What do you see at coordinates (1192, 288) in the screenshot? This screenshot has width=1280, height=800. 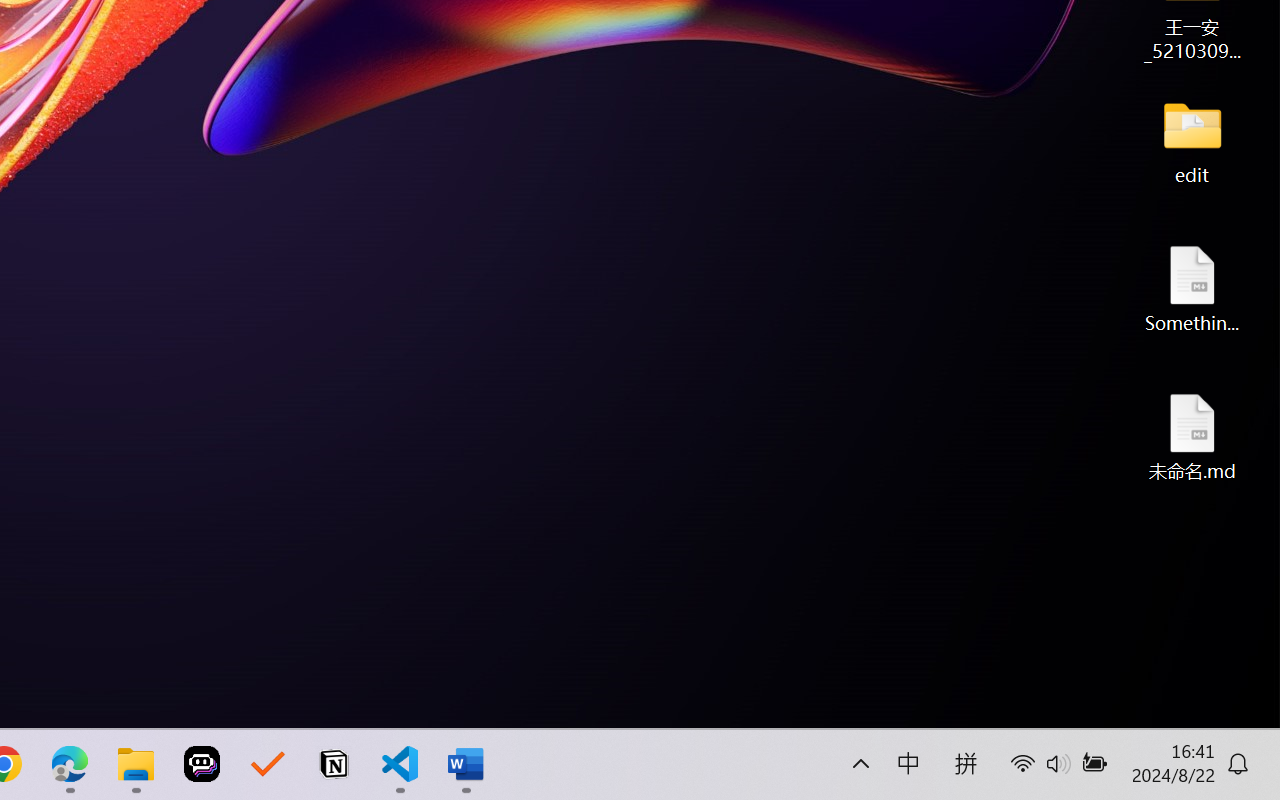 I see `'Something.md'` at bounding box center [1192, 288].